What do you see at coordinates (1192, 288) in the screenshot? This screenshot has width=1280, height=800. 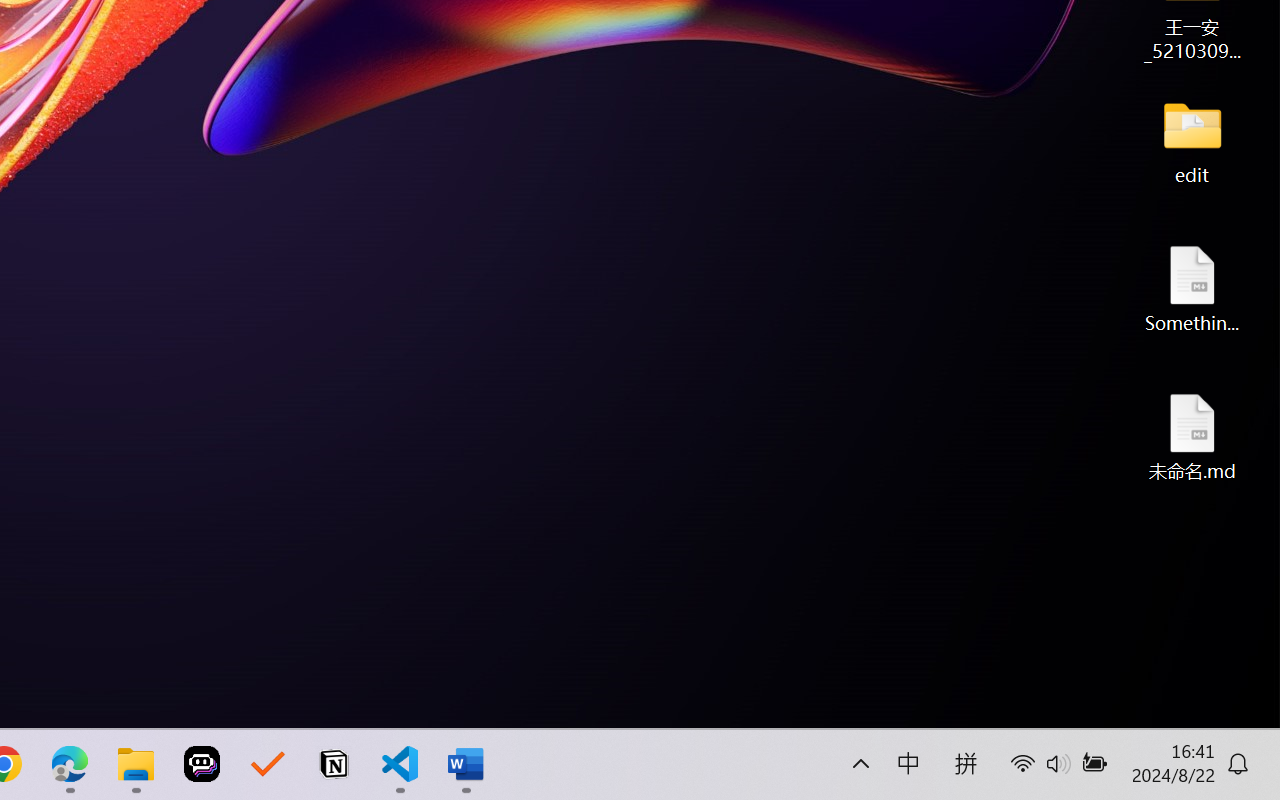 I see `'Something.md'` at bounding box center [1192, 288].